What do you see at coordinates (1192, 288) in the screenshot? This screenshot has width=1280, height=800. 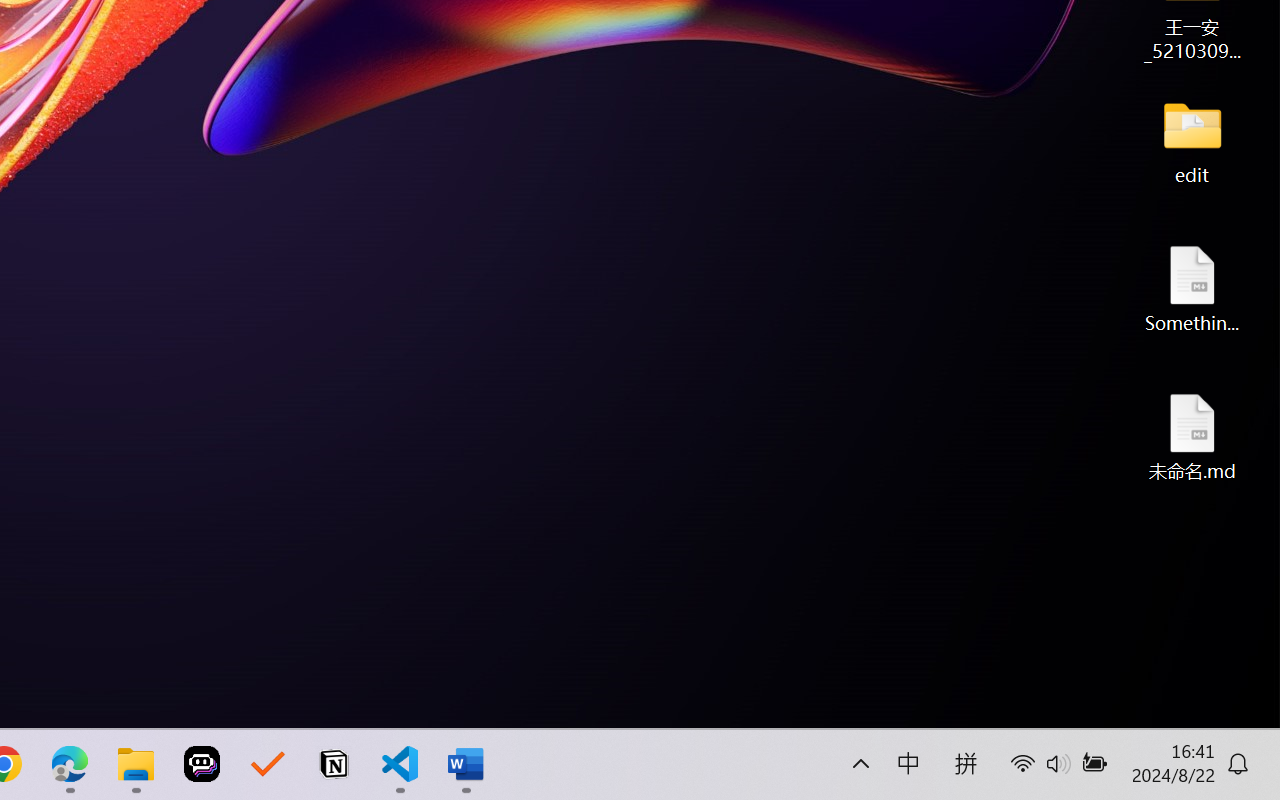 I see `'Something.md'` at bounding box center [1192, 288].